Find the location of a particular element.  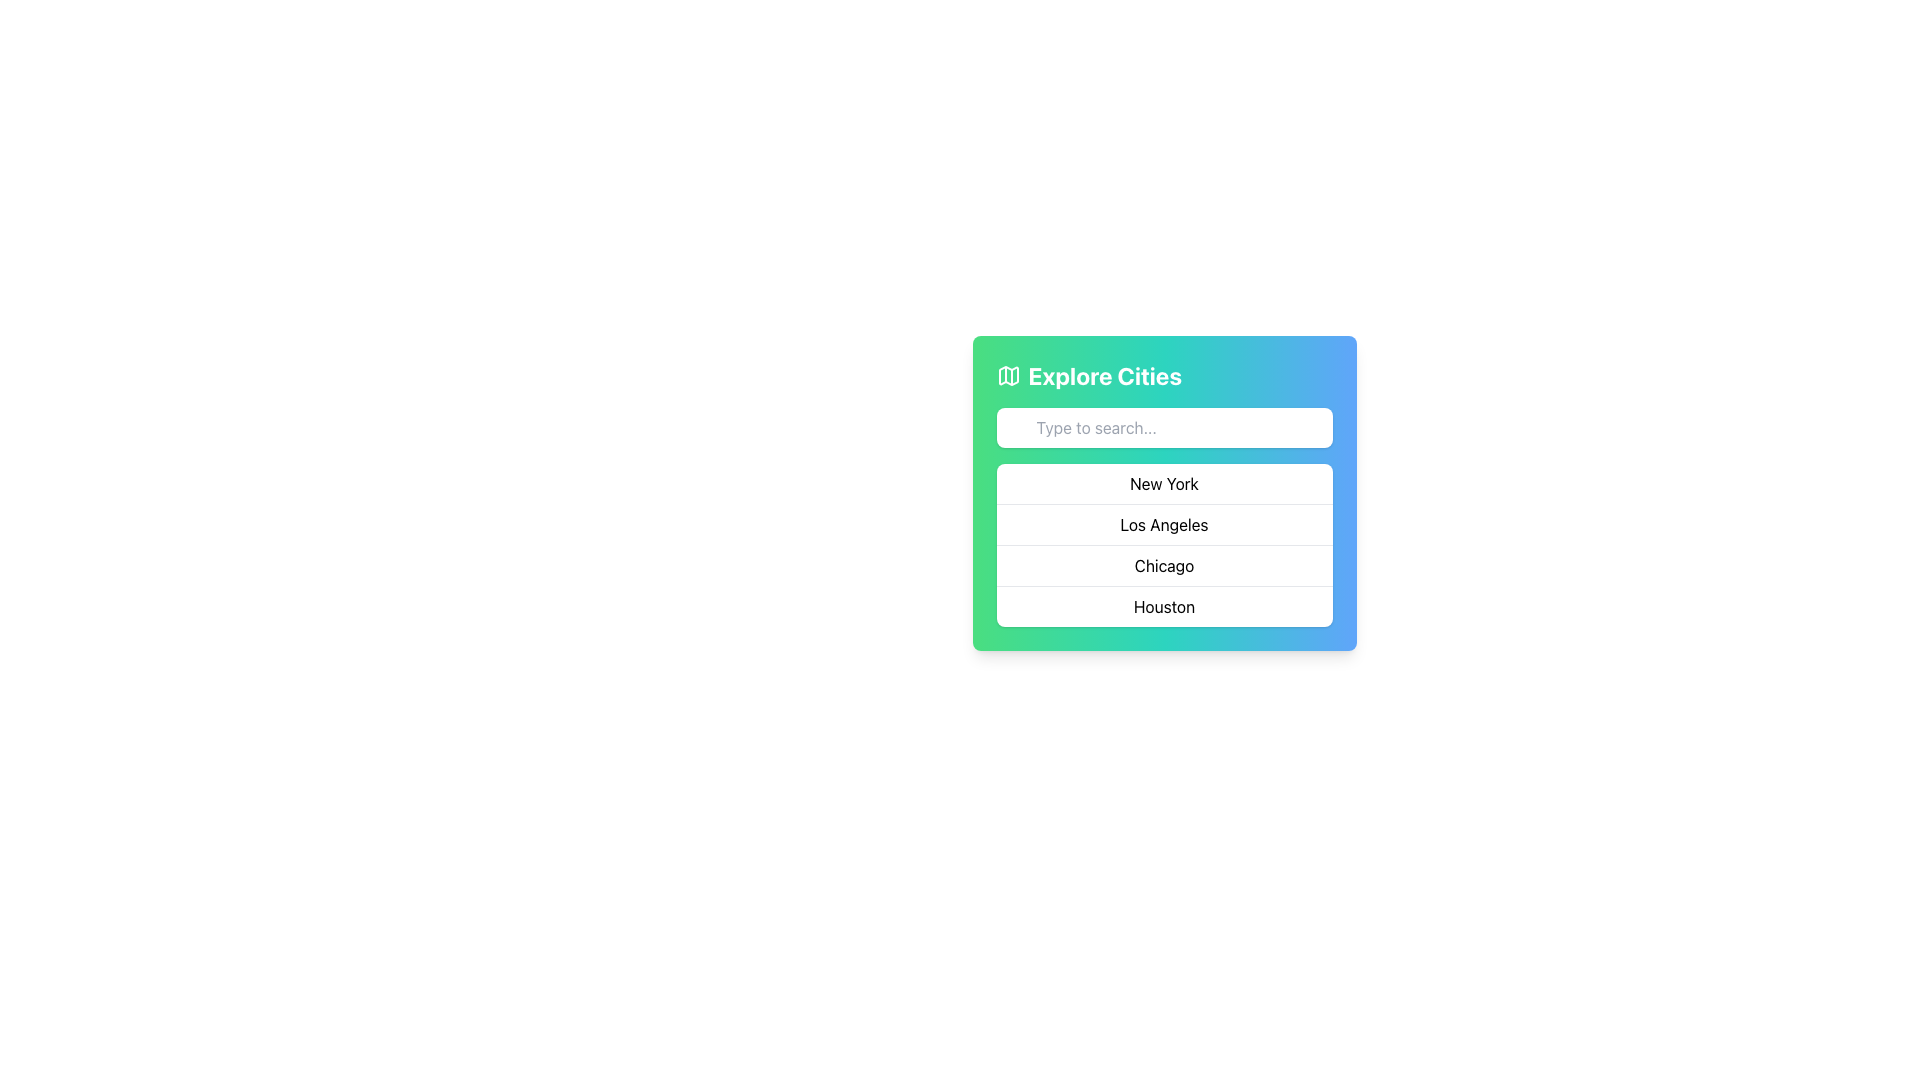

the decorative icon located to the left of the 'Explore Cities' label, which suggests navigation or exploration functionality is located at coordinates (1008, 375).